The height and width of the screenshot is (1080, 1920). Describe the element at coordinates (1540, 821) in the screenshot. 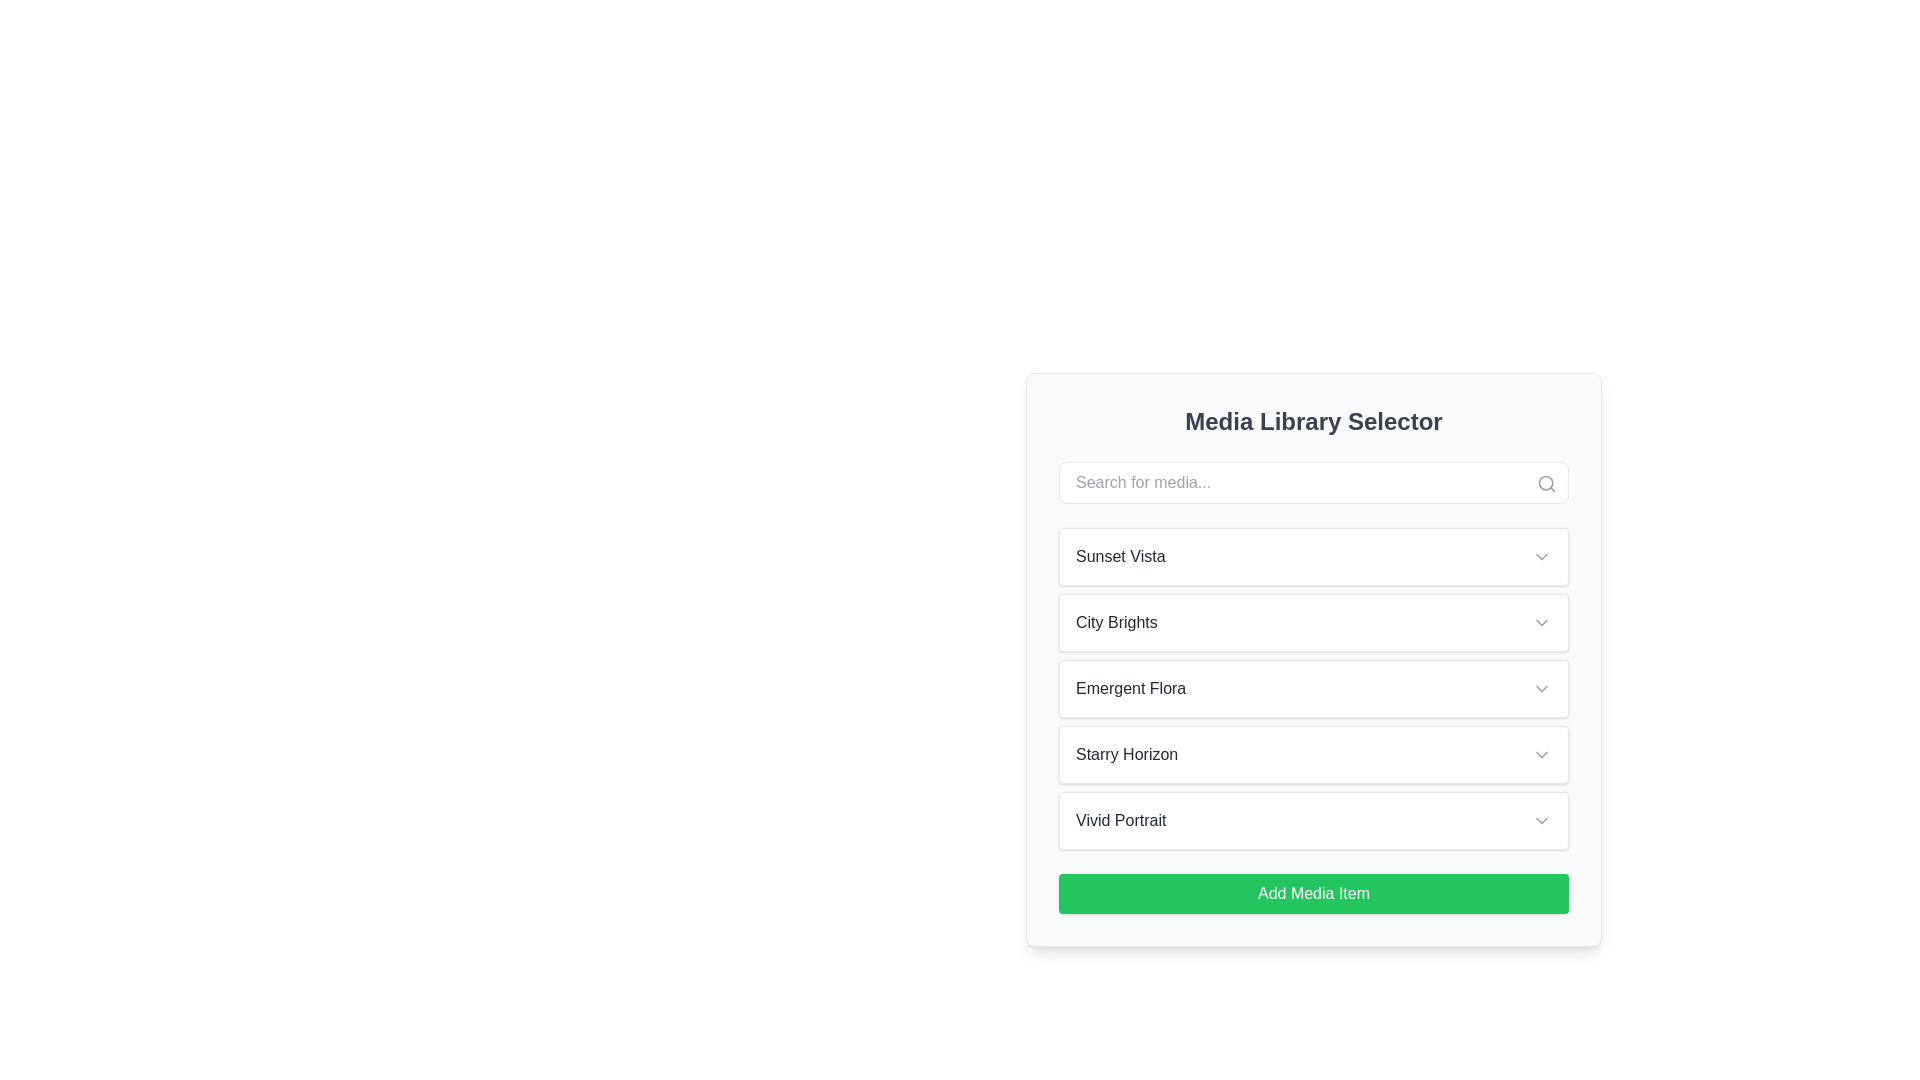

I see `the downwards pointing gray arrow icon located in the 'Vivid Portrait' dropdown section` at that location.